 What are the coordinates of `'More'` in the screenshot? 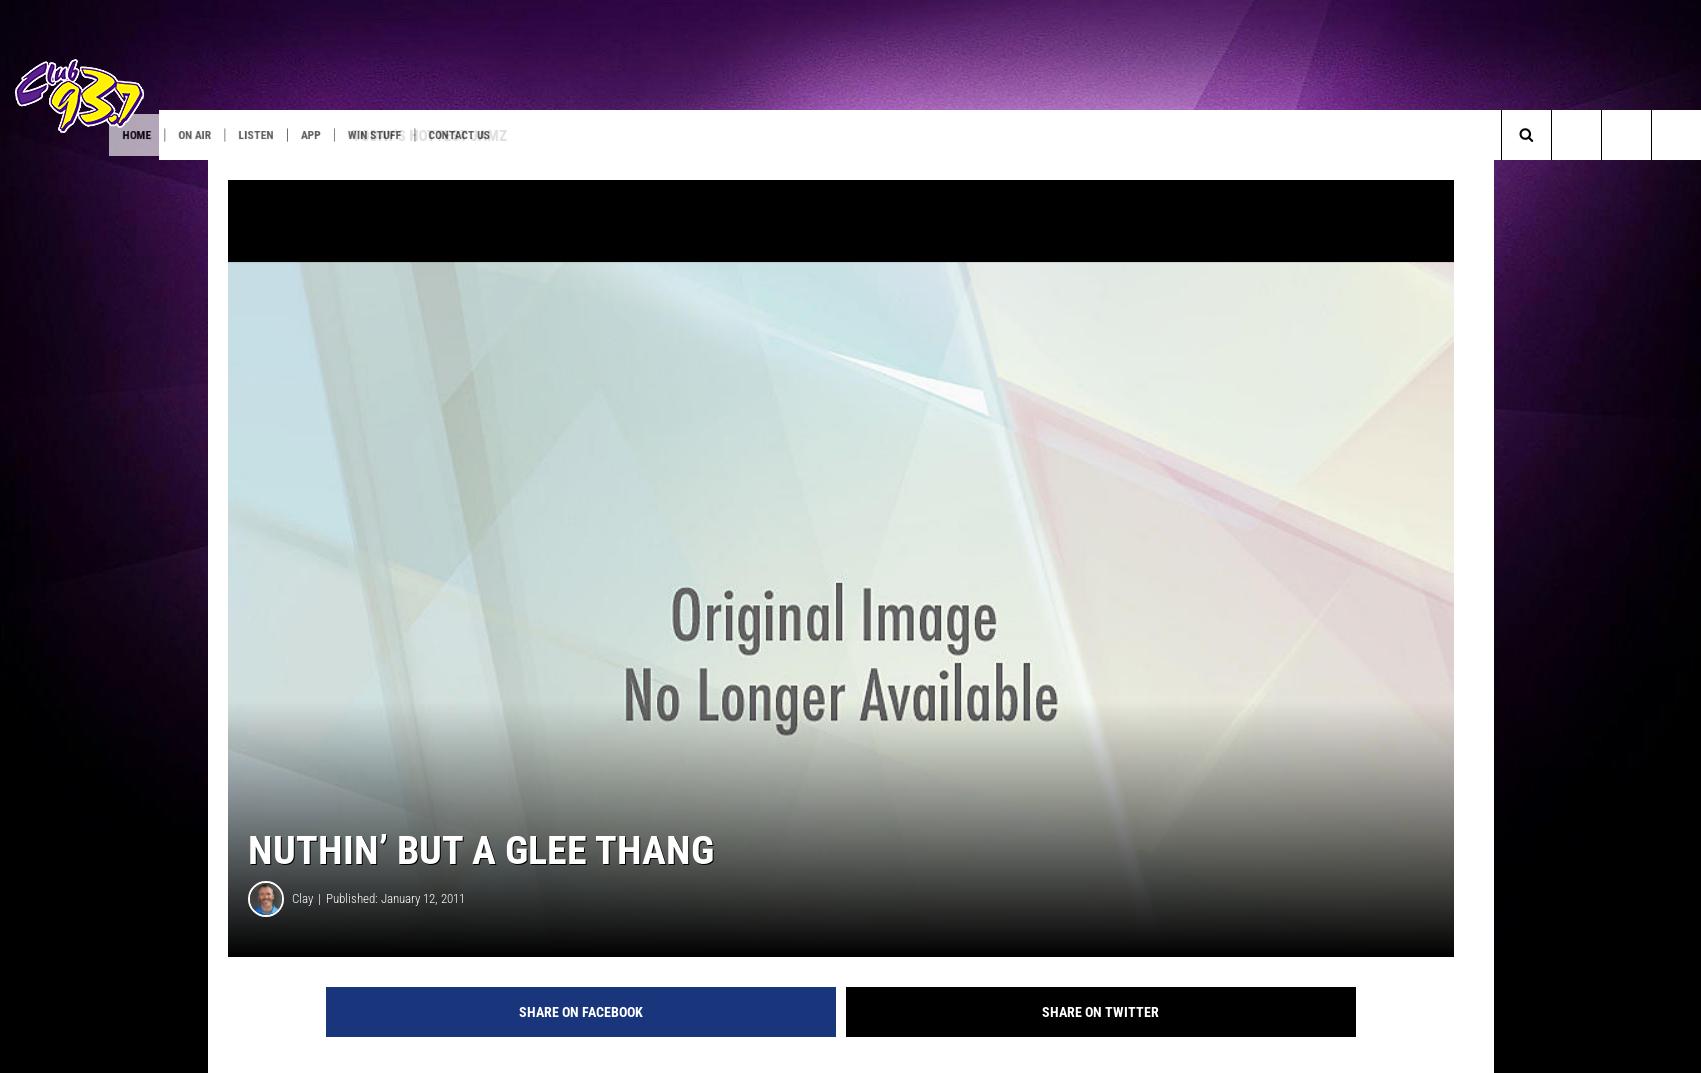 It's located at (671, 133).